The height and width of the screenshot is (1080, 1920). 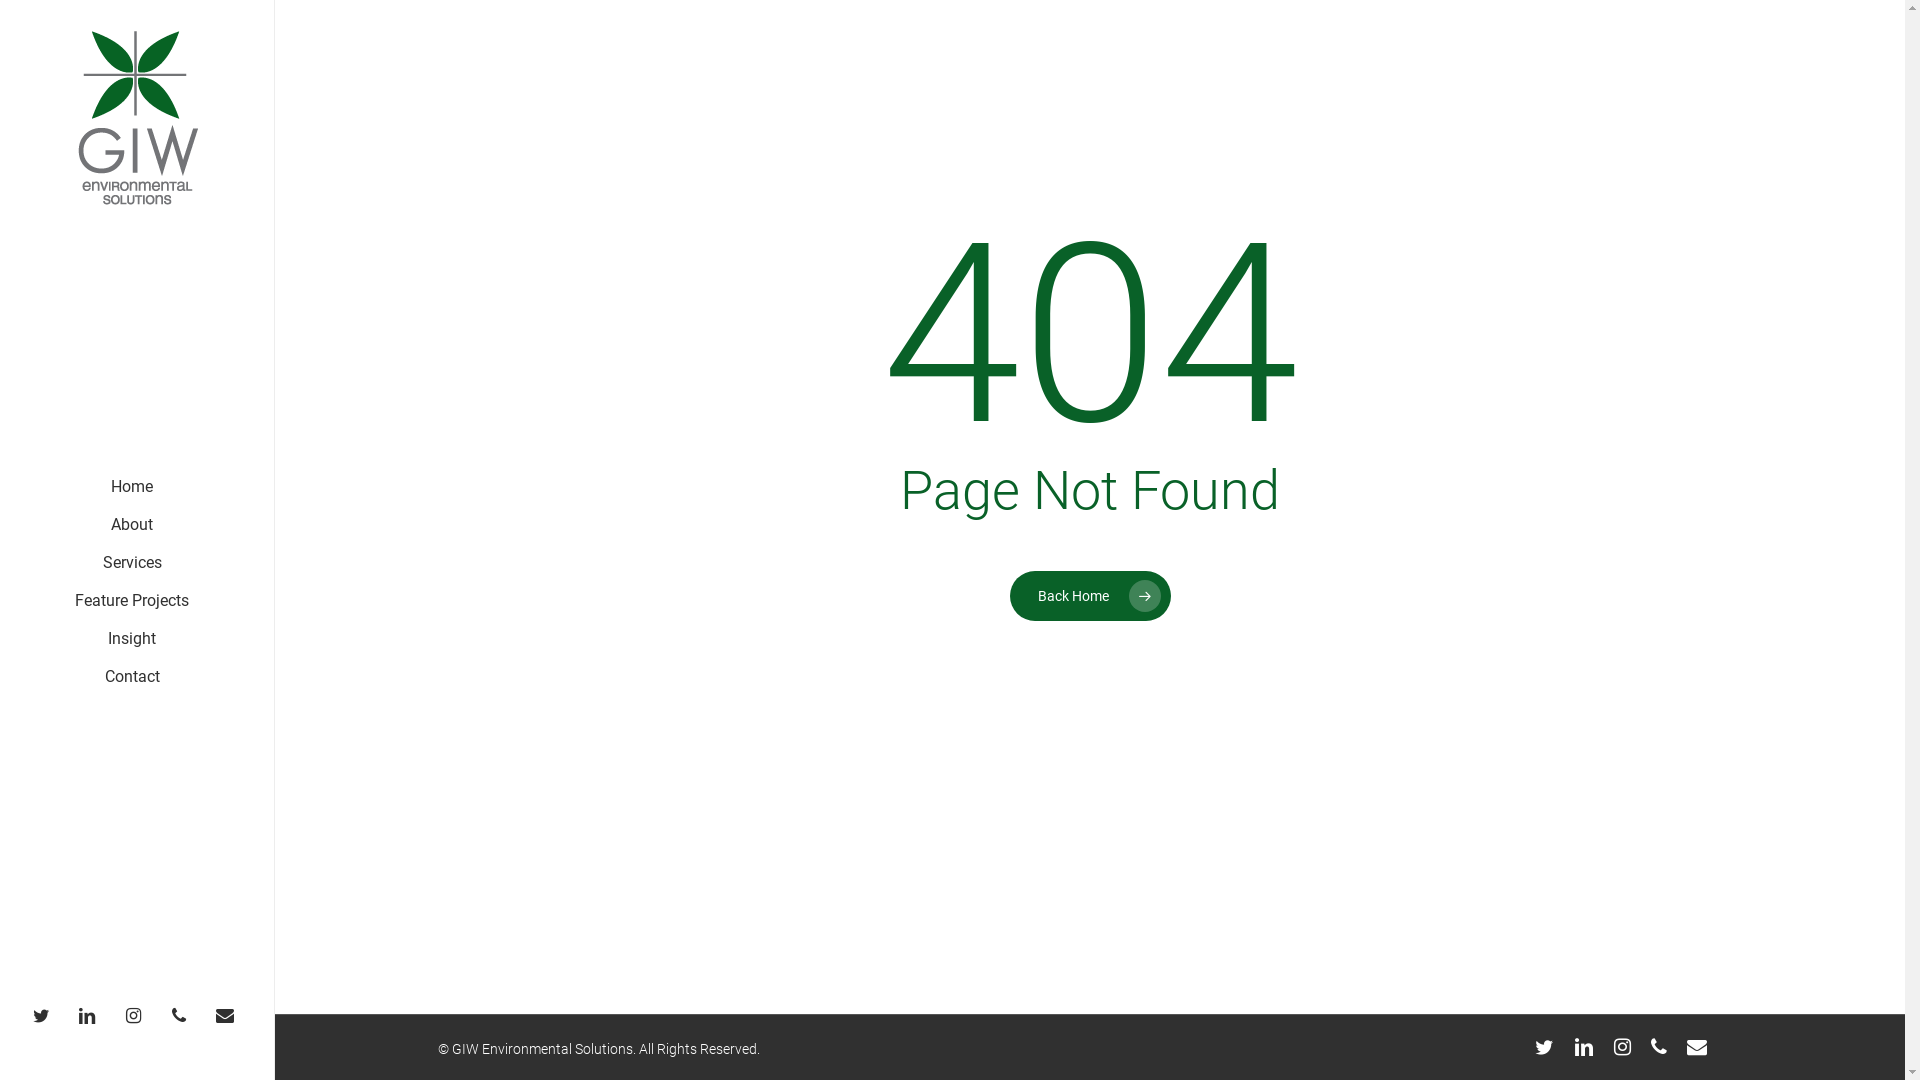 I want to click on 'instagram', so click(x=114, y=1014).